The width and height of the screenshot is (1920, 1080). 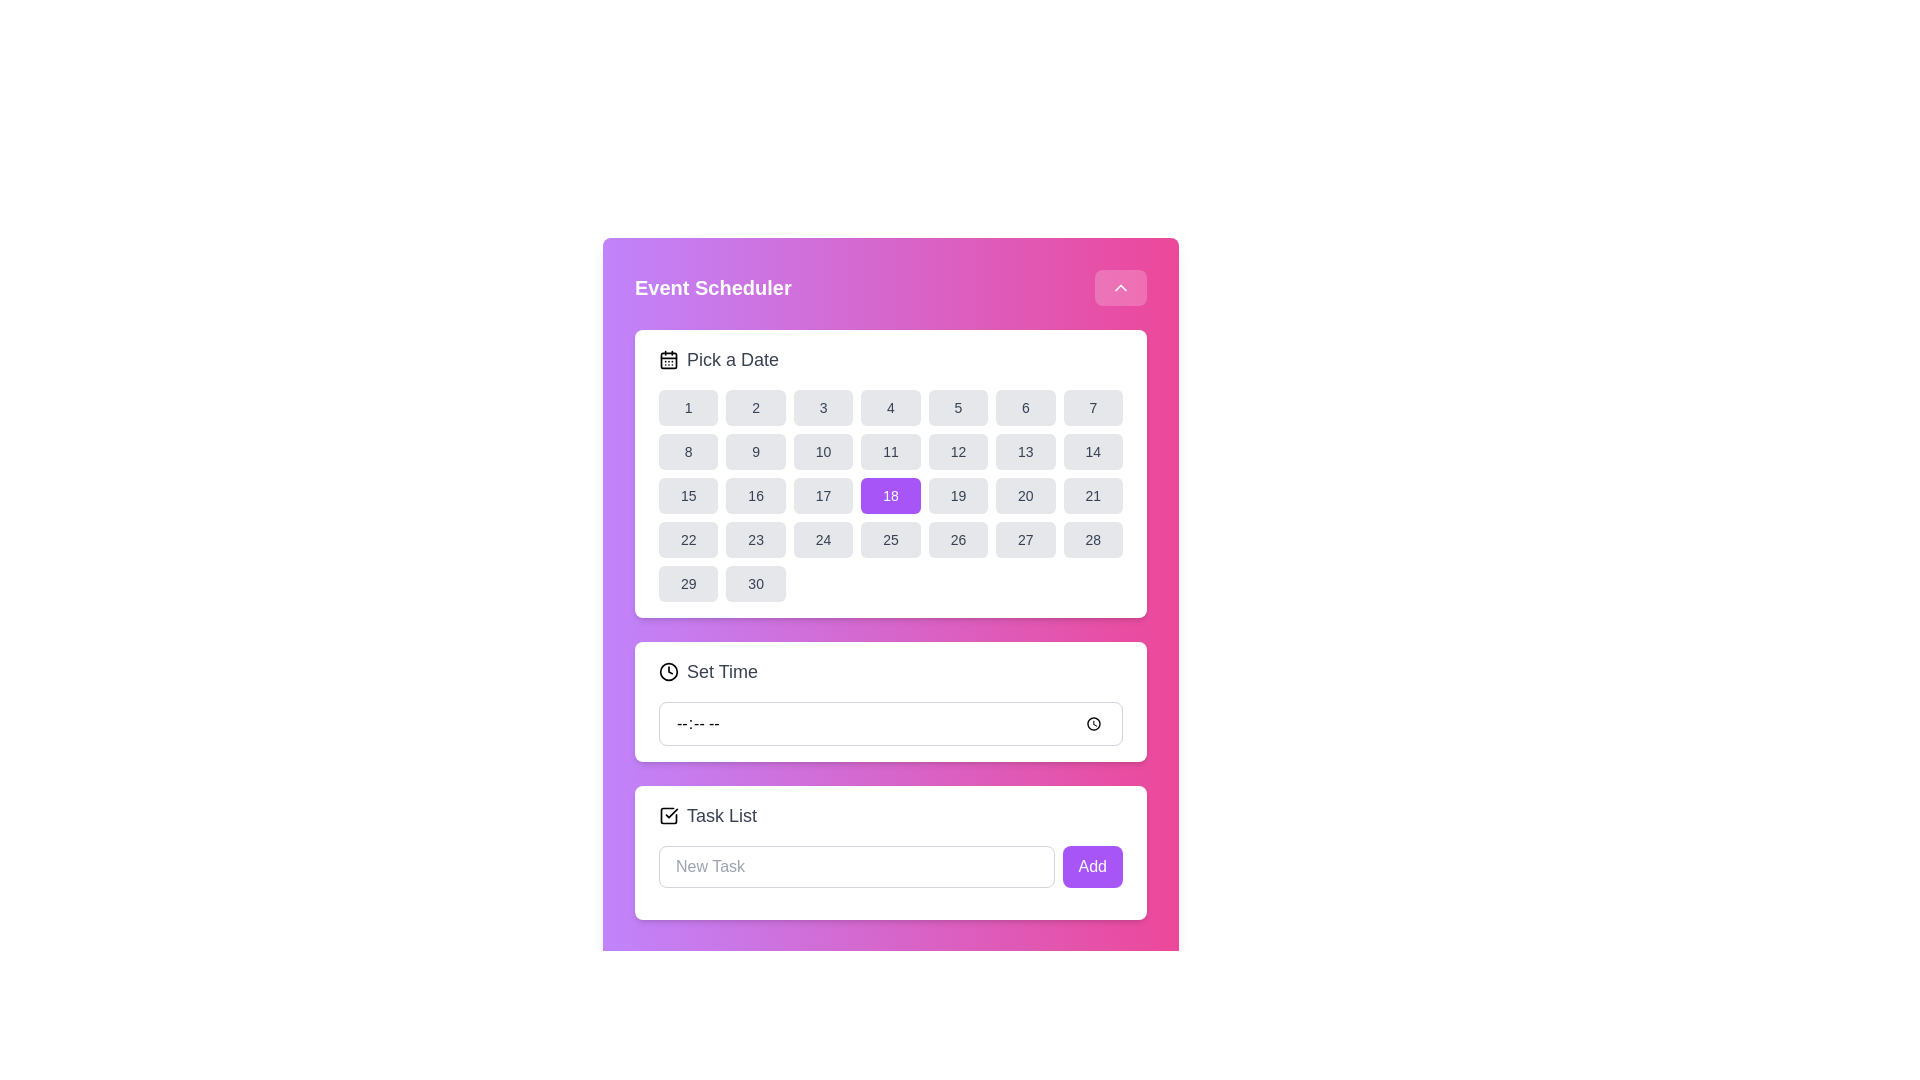 What do you see at coordinates (957, 451) in the screenshot?
I see `the button labeled '12' in the second row and fifth column of the calendar grid` at bounding box center [957, 451].